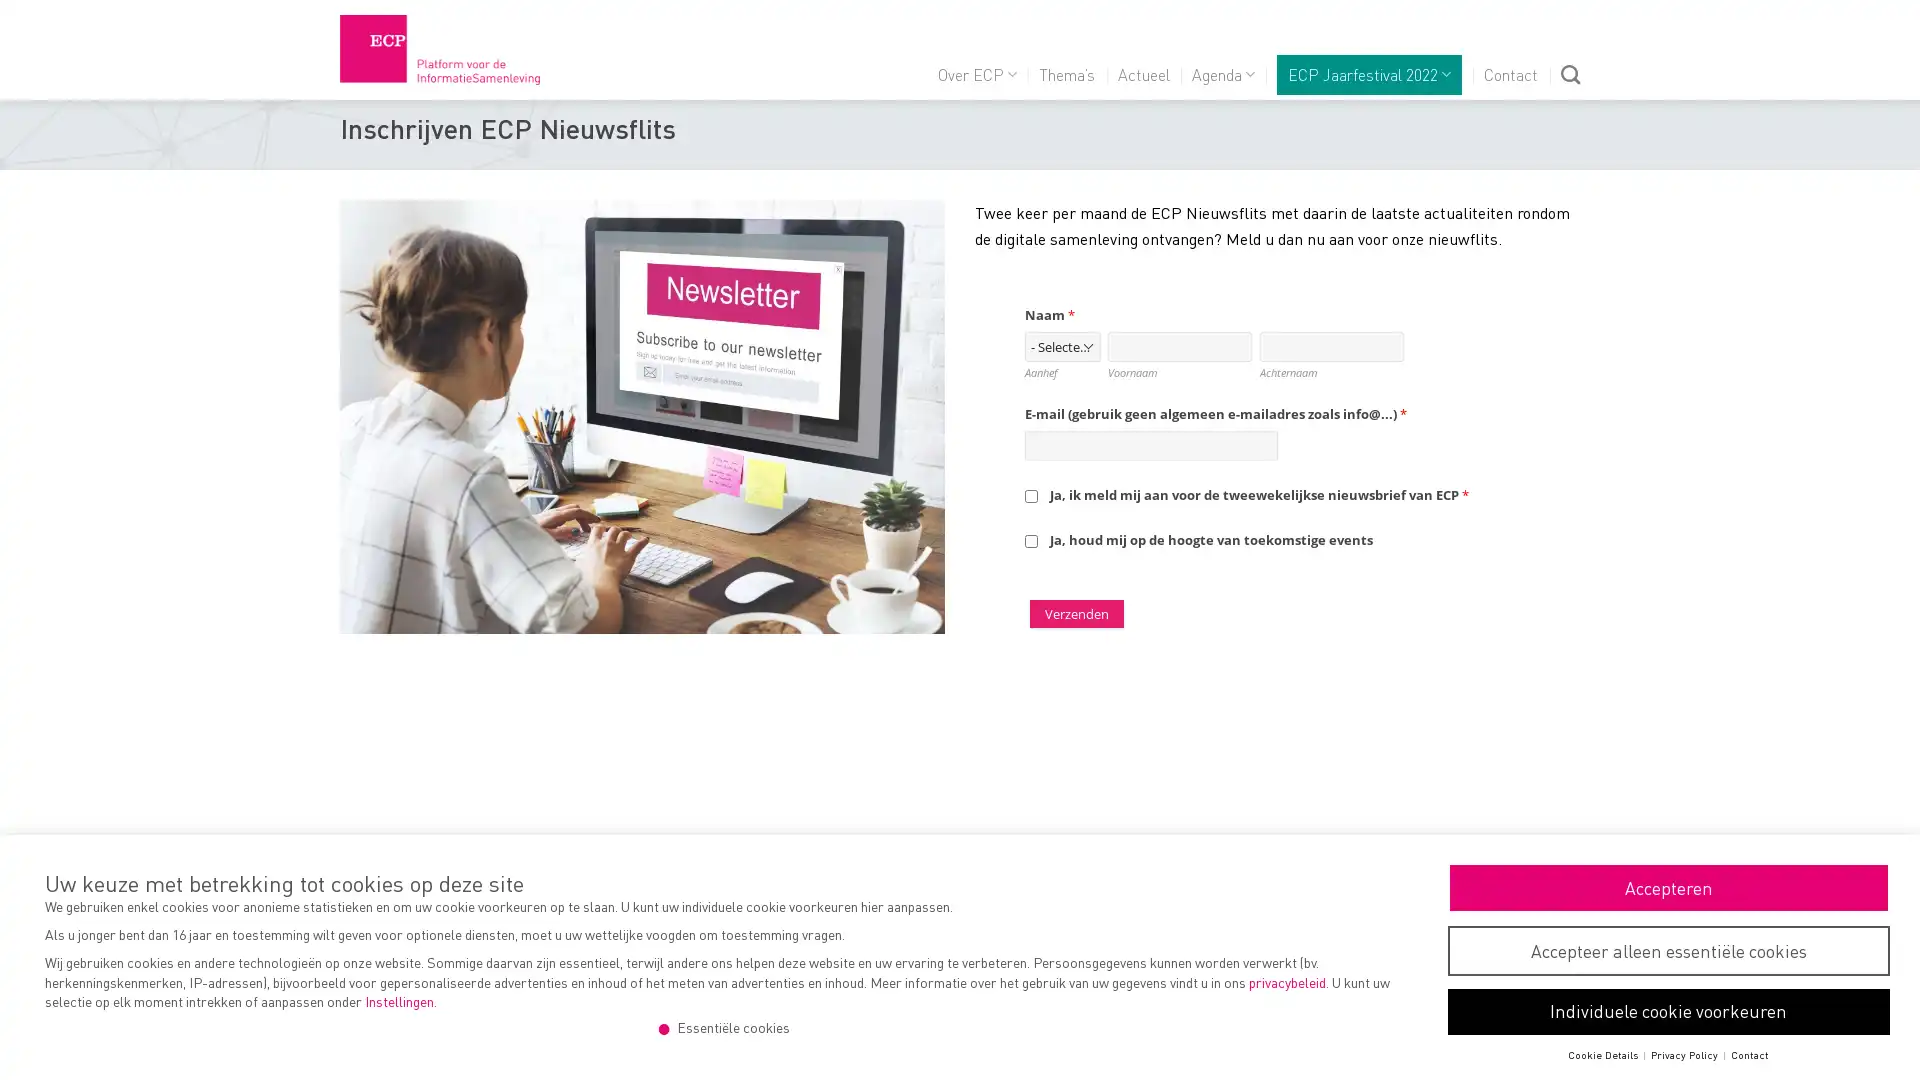 This screenshot has height=1080, width=1920. I want to click on Accepteren, so click(1668, 886).